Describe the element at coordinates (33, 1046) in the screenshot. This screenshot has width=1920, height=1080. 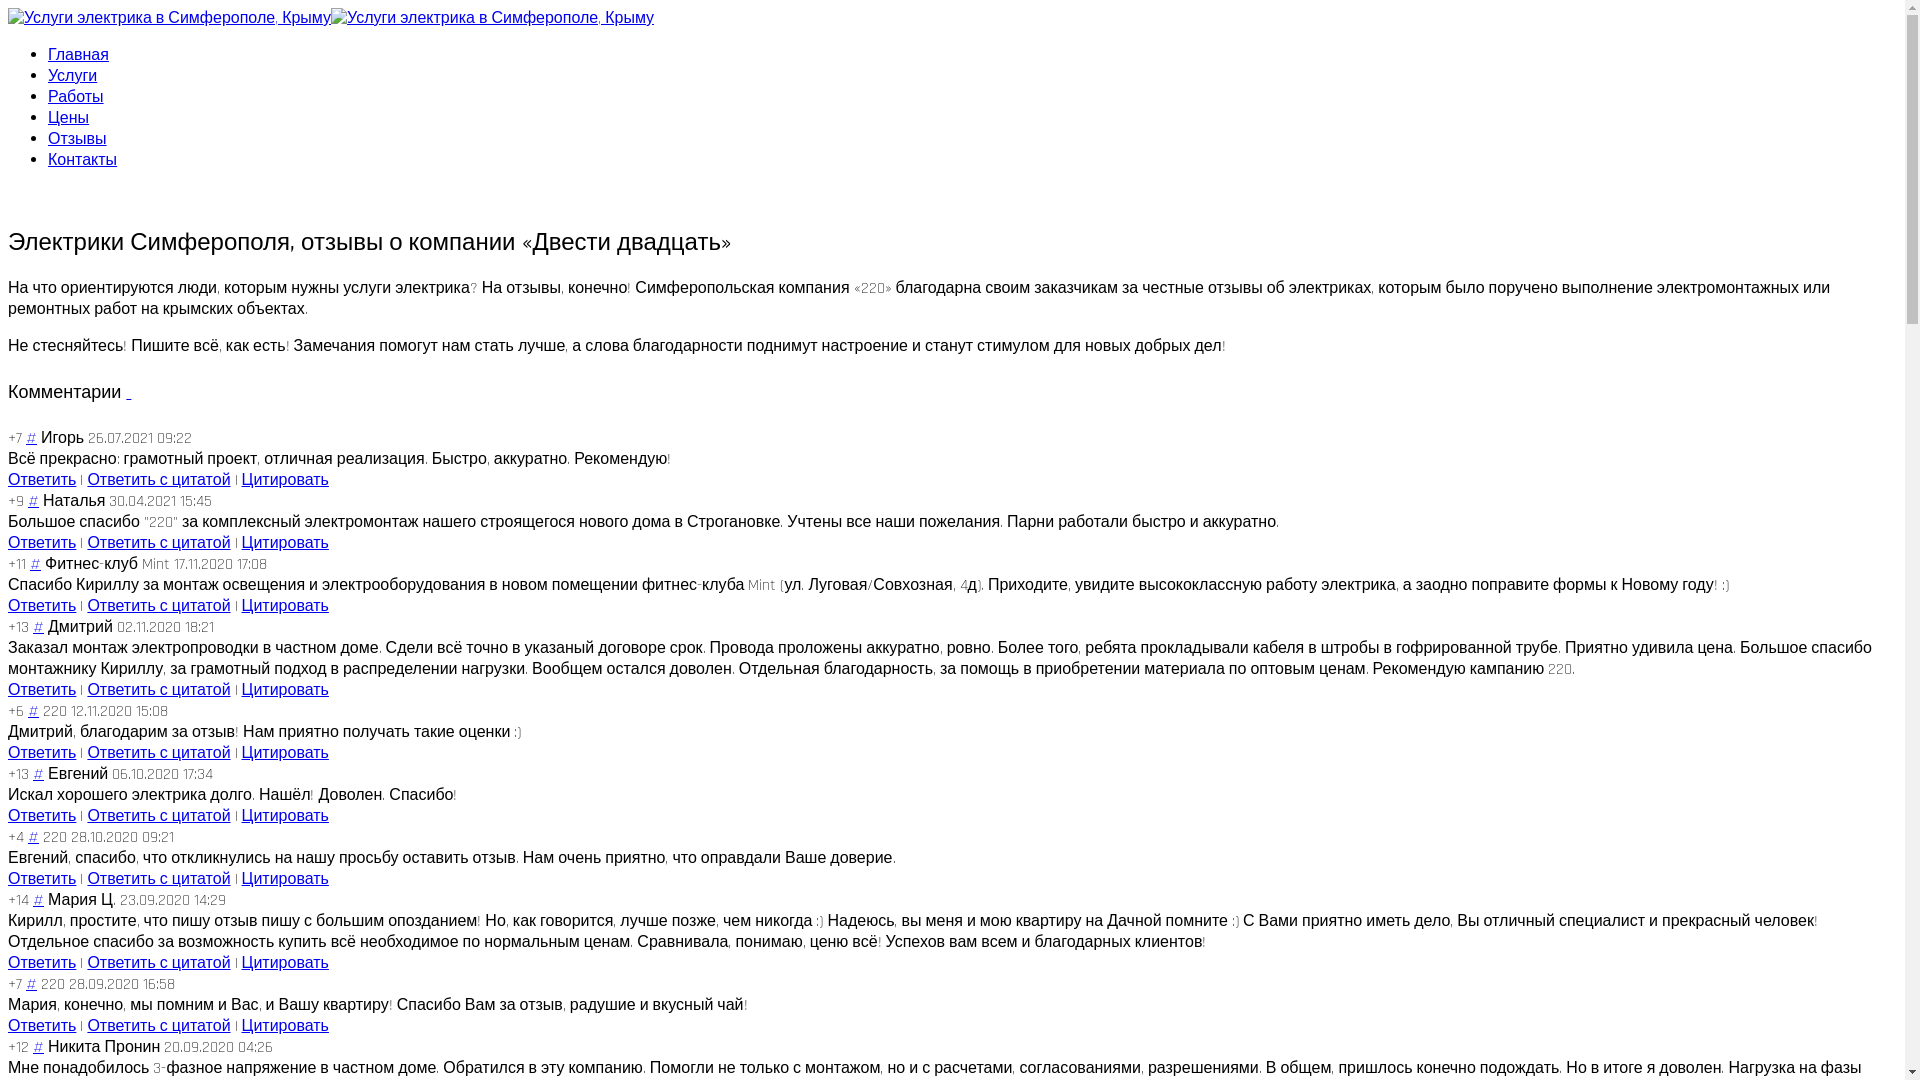
I see `'#'` at that location.